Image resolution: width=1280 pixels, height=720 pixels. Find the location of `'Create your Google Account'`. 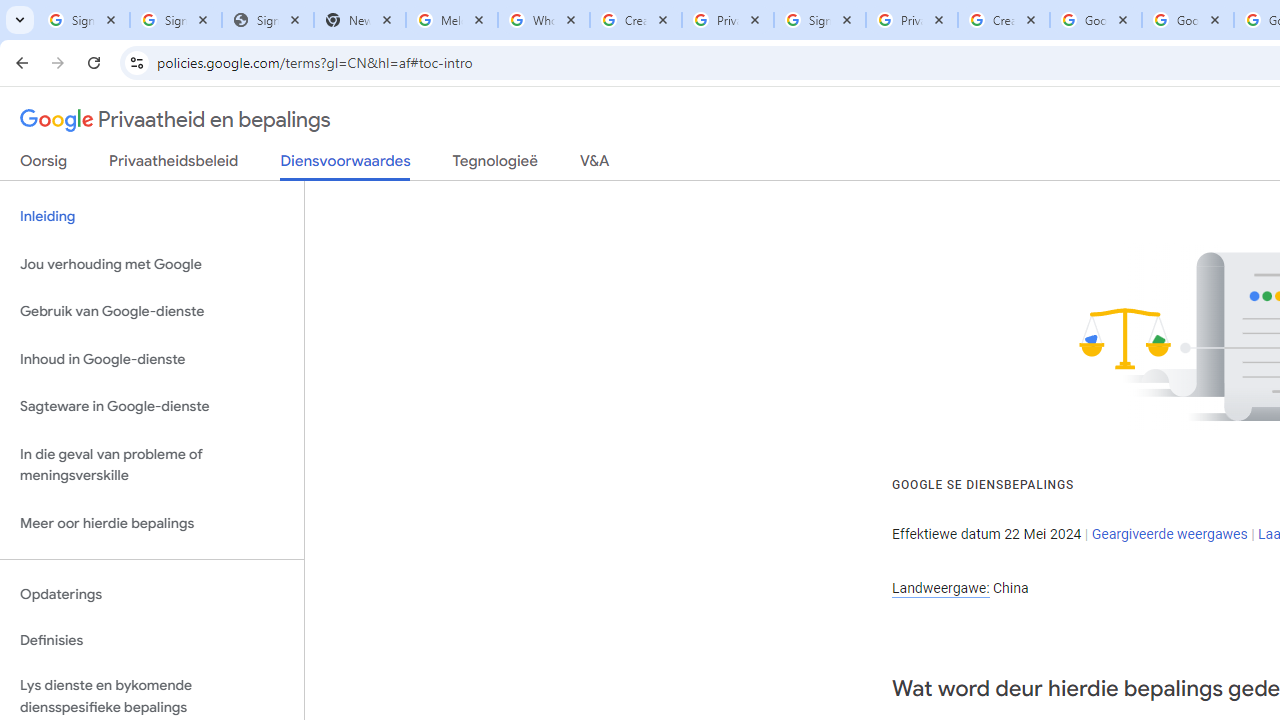

'Create your Google Account' is located at coordinates (1003, 20).